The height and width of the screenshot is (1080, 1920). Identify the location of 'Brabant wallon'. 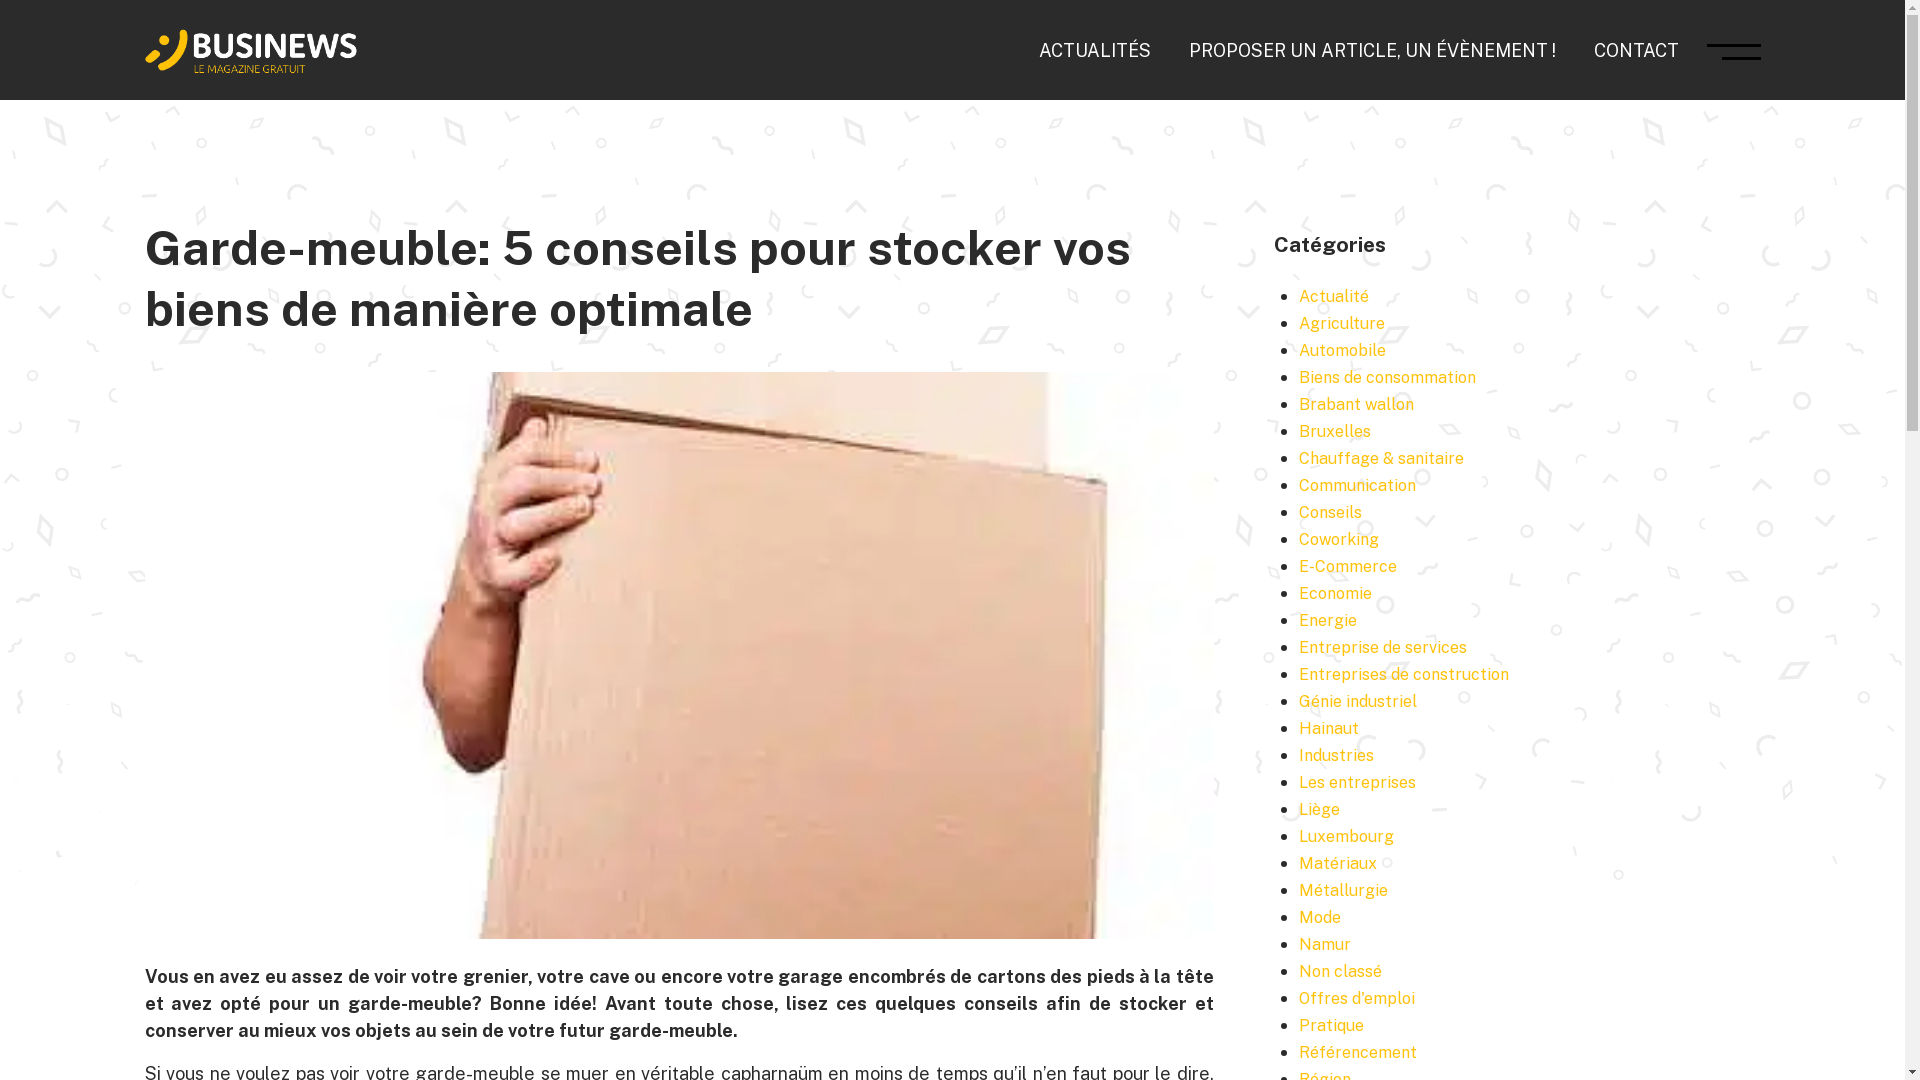
(1356, 404).